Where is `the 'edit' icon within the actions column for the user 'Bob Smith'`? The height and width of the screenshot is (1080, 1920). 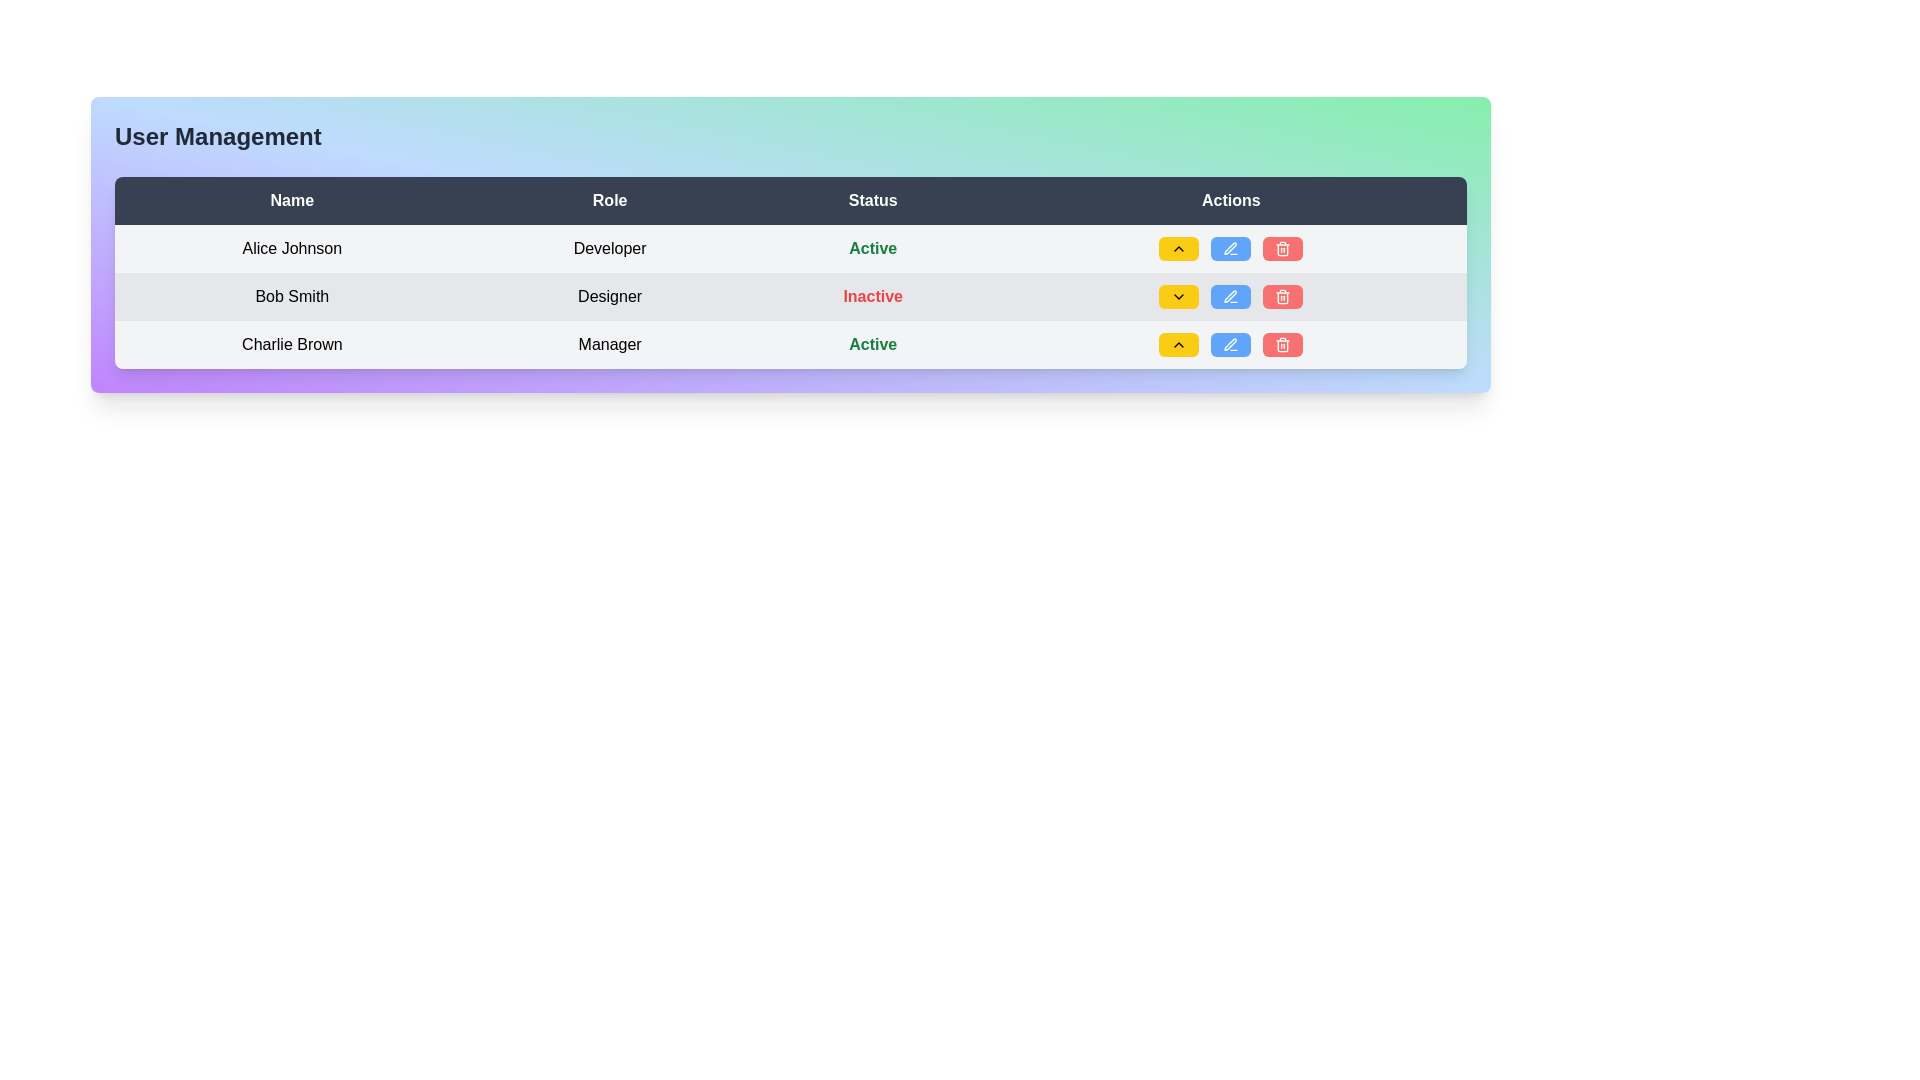 the 'edit' icon within the actions column for the user 'Bob Smith' is located at coordinates (1230, 297).